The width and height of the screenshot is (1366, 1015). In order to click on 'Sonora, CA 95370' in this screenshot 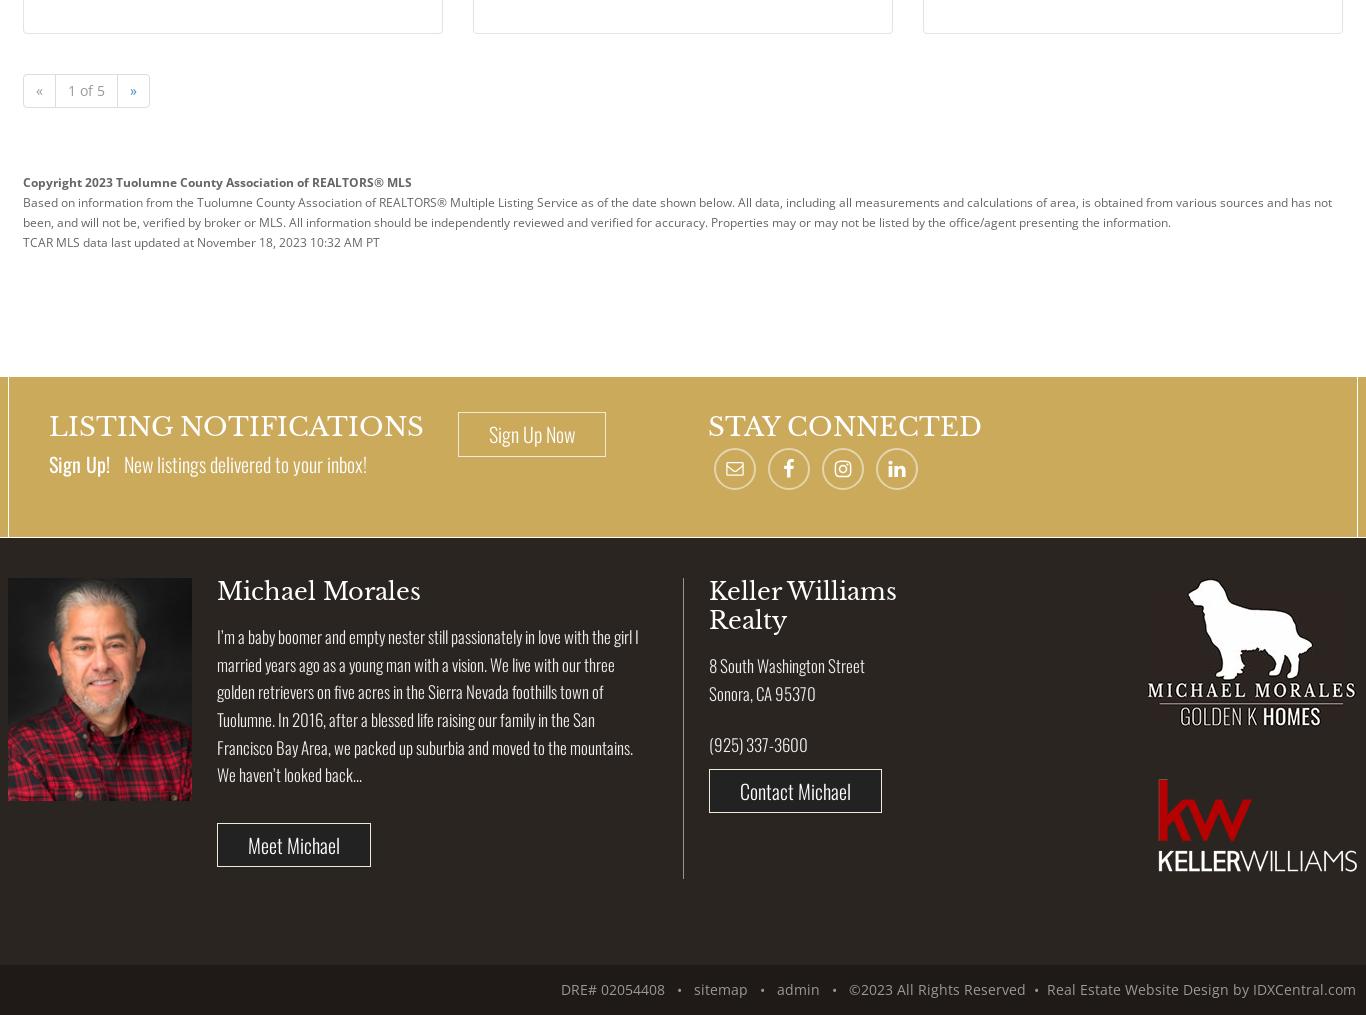, I will do `click(708, 692)`.